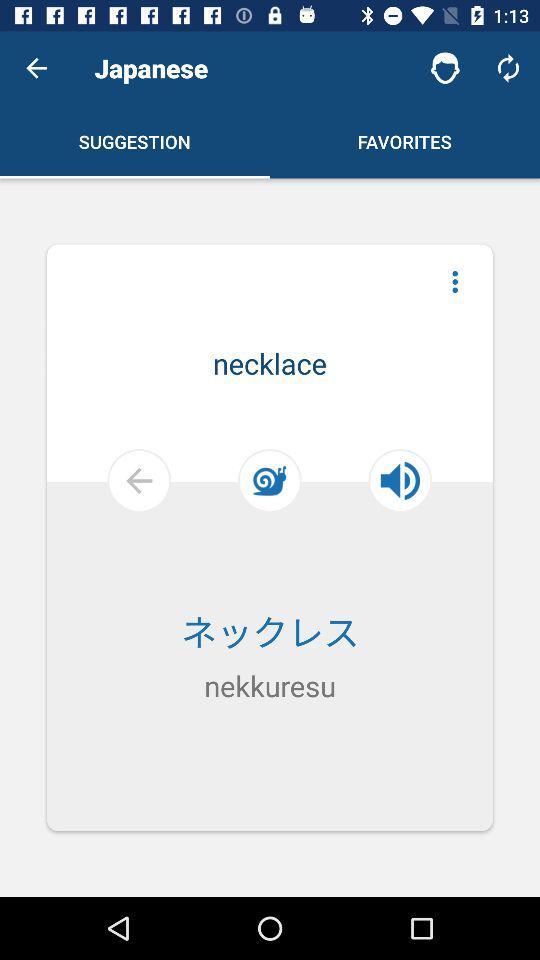 Image resolution: width=540 pixels, height=960 pixels. I want to click on the arrow icon, so click(89, 534).